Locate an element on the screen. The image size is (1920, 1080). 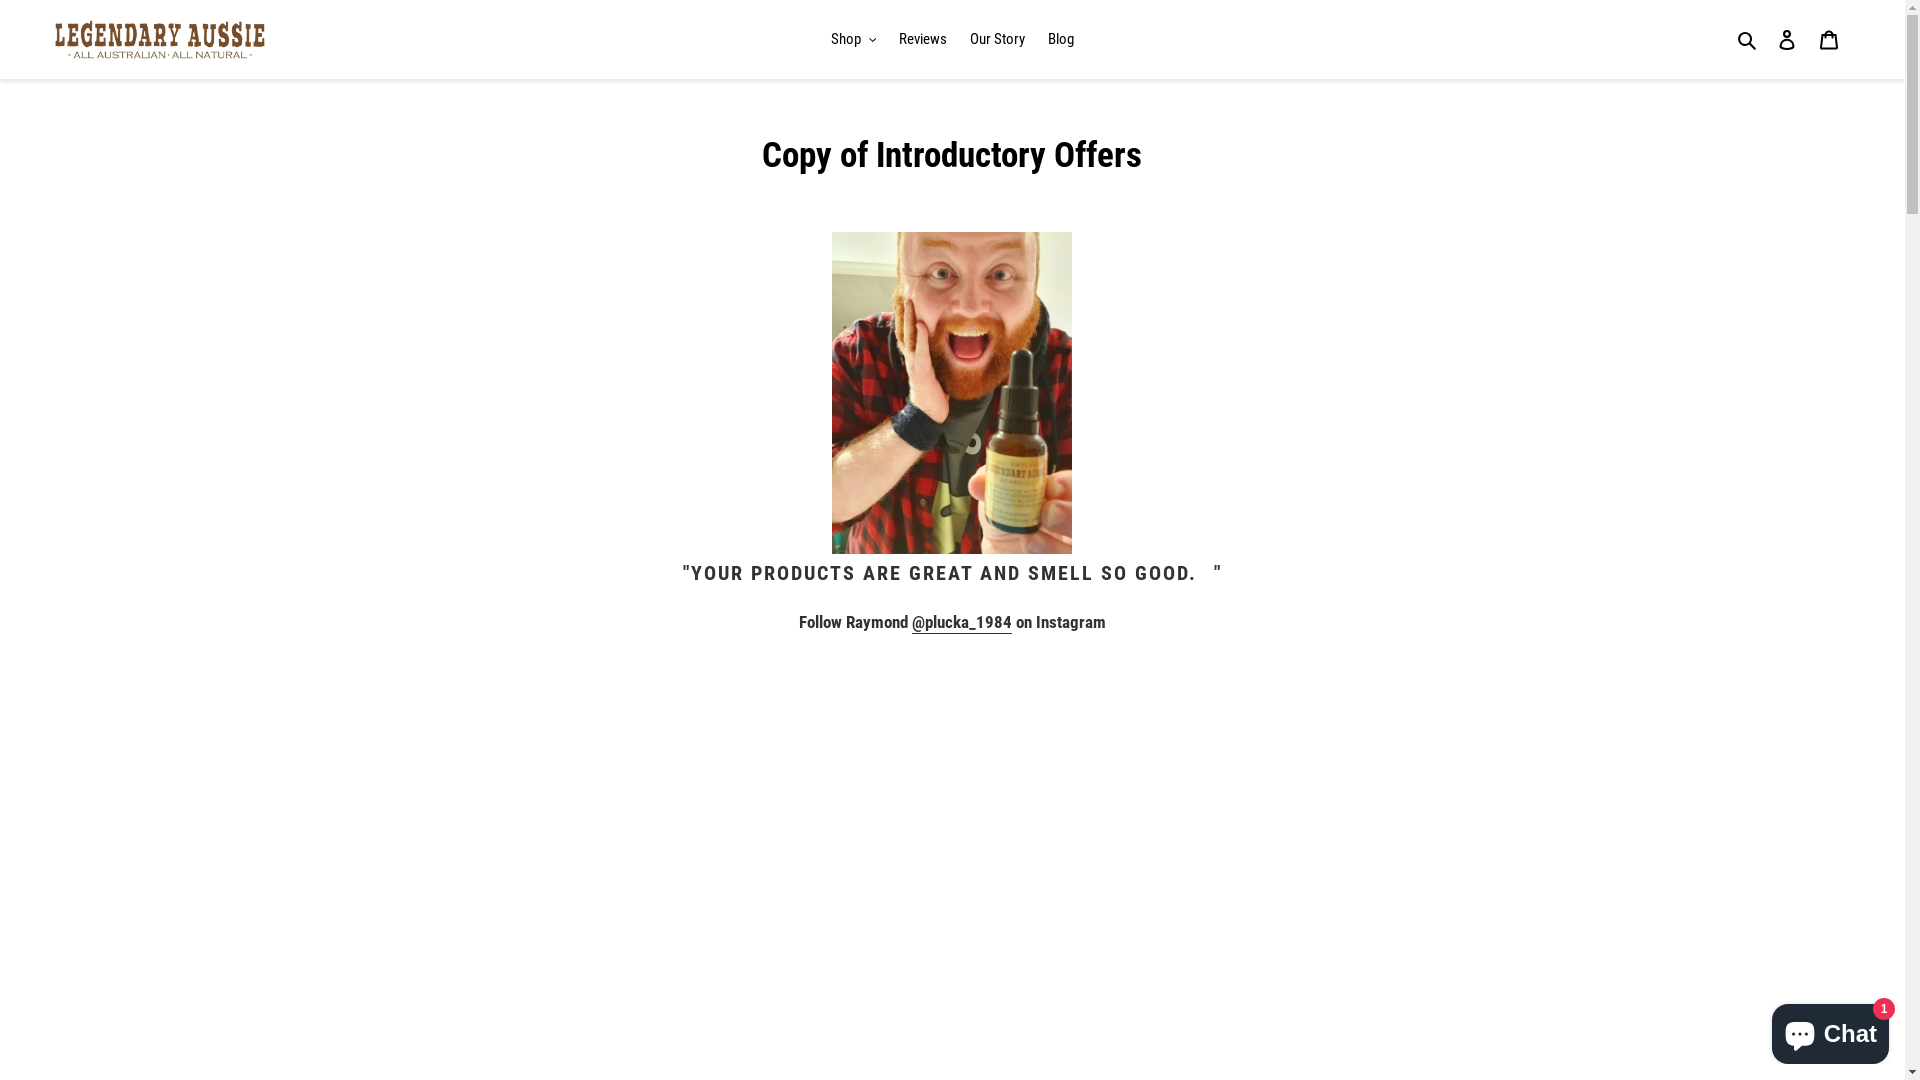
'Search' is located at coordinates (1747, 39).